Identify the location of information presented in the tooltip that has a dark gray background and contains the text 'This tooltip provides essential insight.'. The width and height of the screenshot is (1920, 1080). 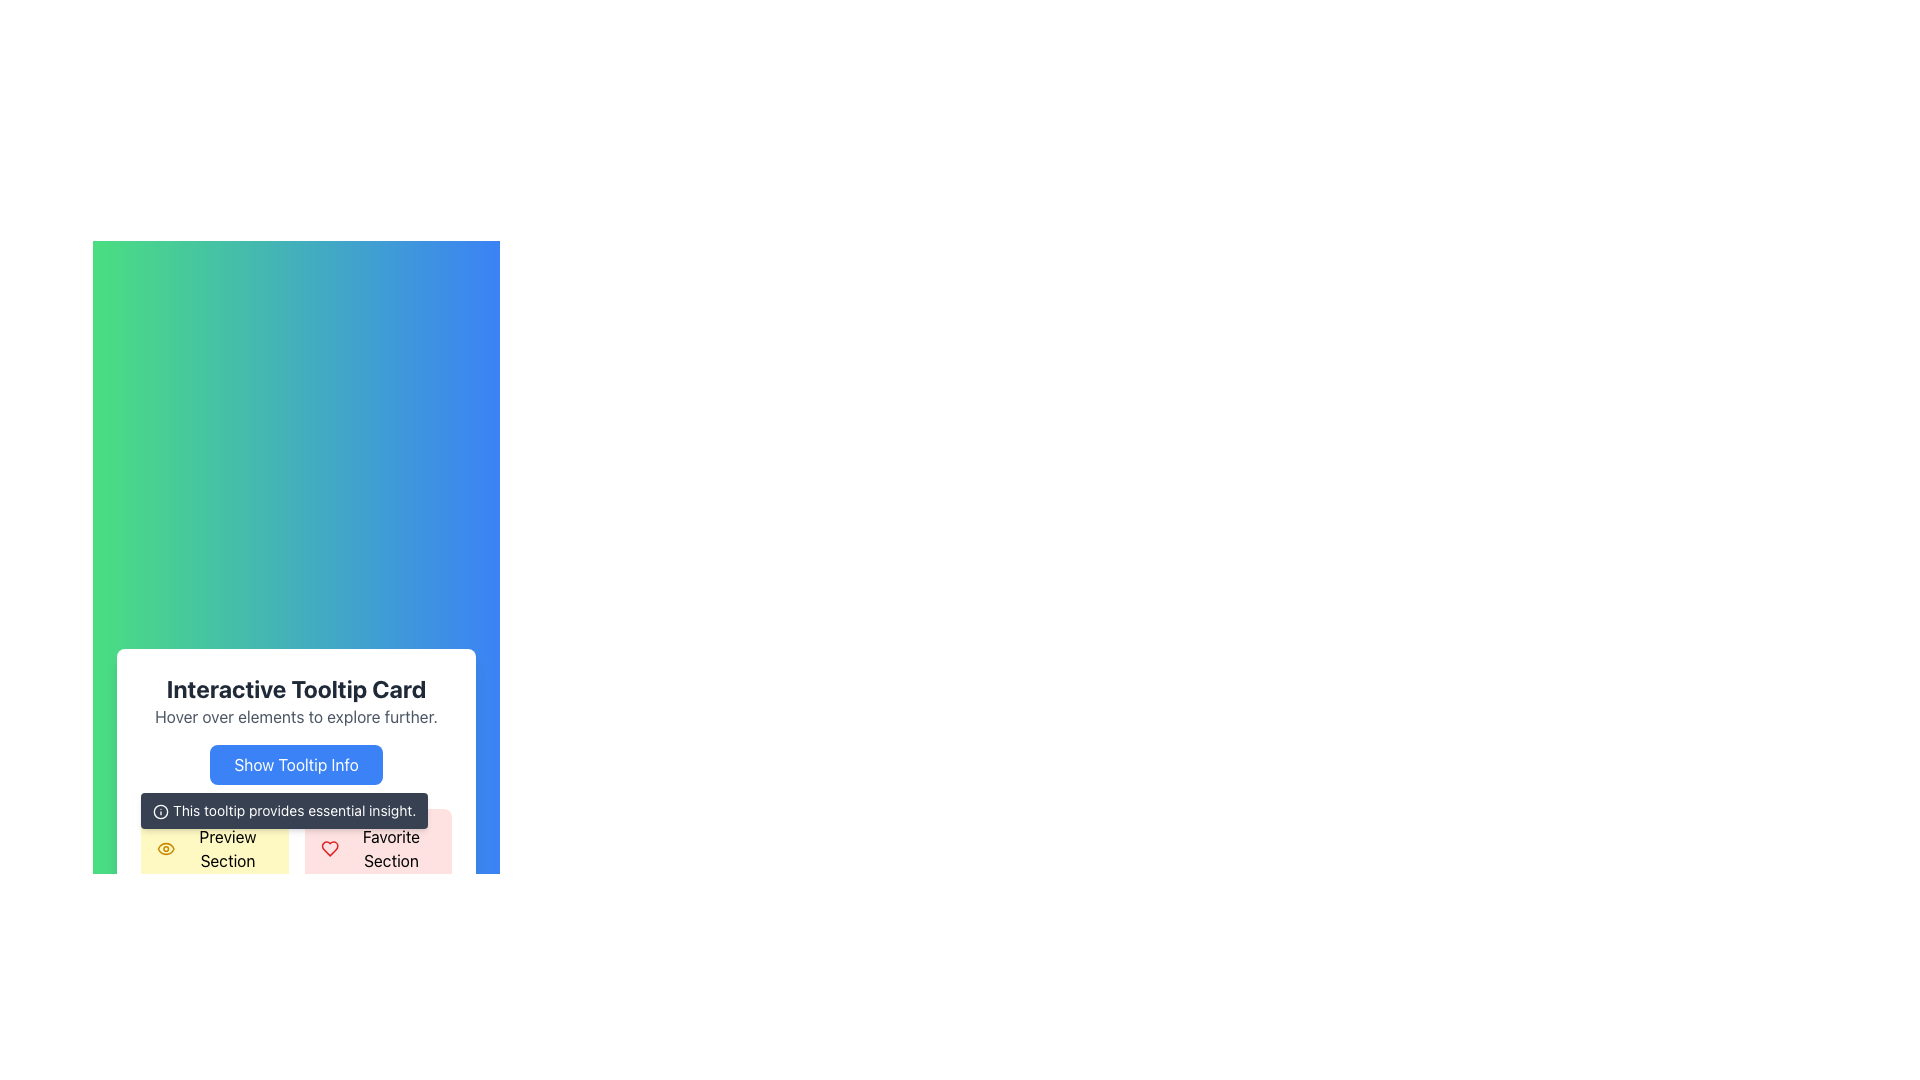
(283, 810).